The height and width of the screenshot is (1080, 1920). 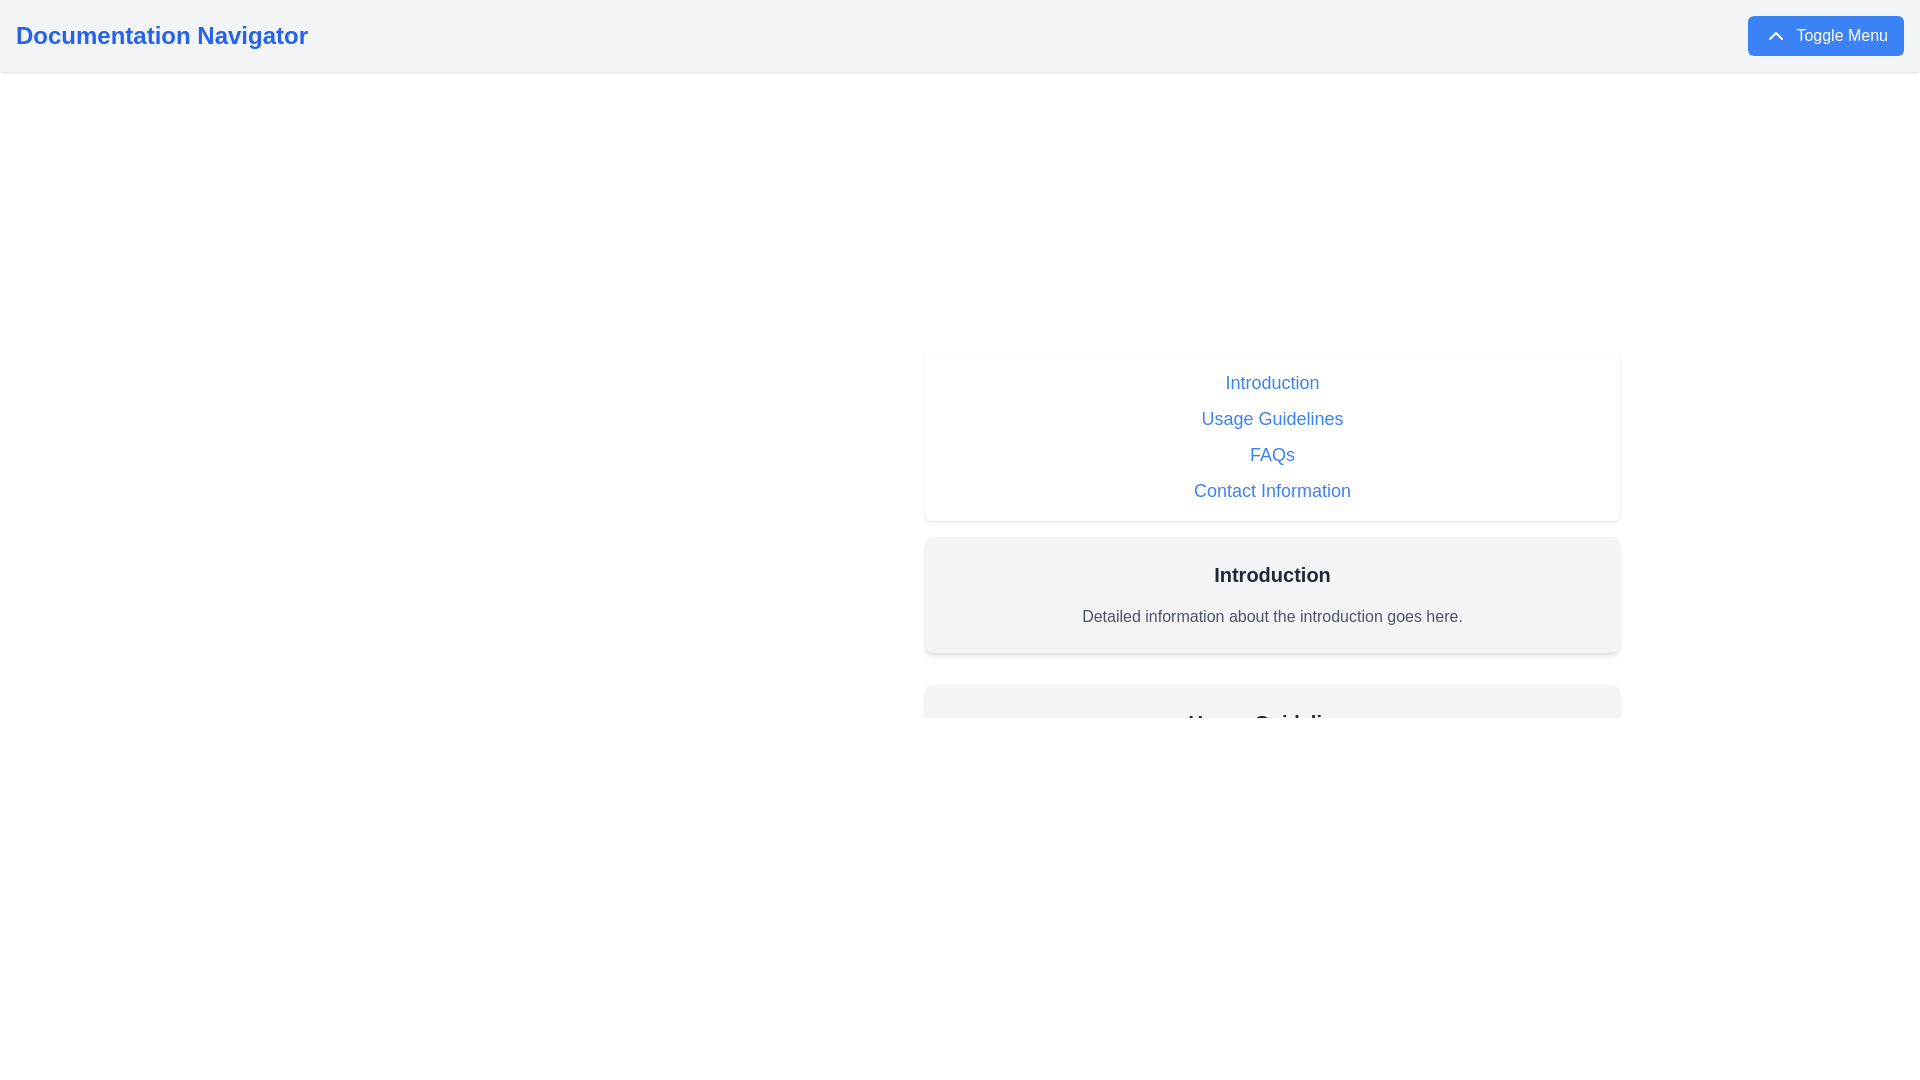 I want to click on an item link in the vertical navigation menu, so click(x=1271, y=435).